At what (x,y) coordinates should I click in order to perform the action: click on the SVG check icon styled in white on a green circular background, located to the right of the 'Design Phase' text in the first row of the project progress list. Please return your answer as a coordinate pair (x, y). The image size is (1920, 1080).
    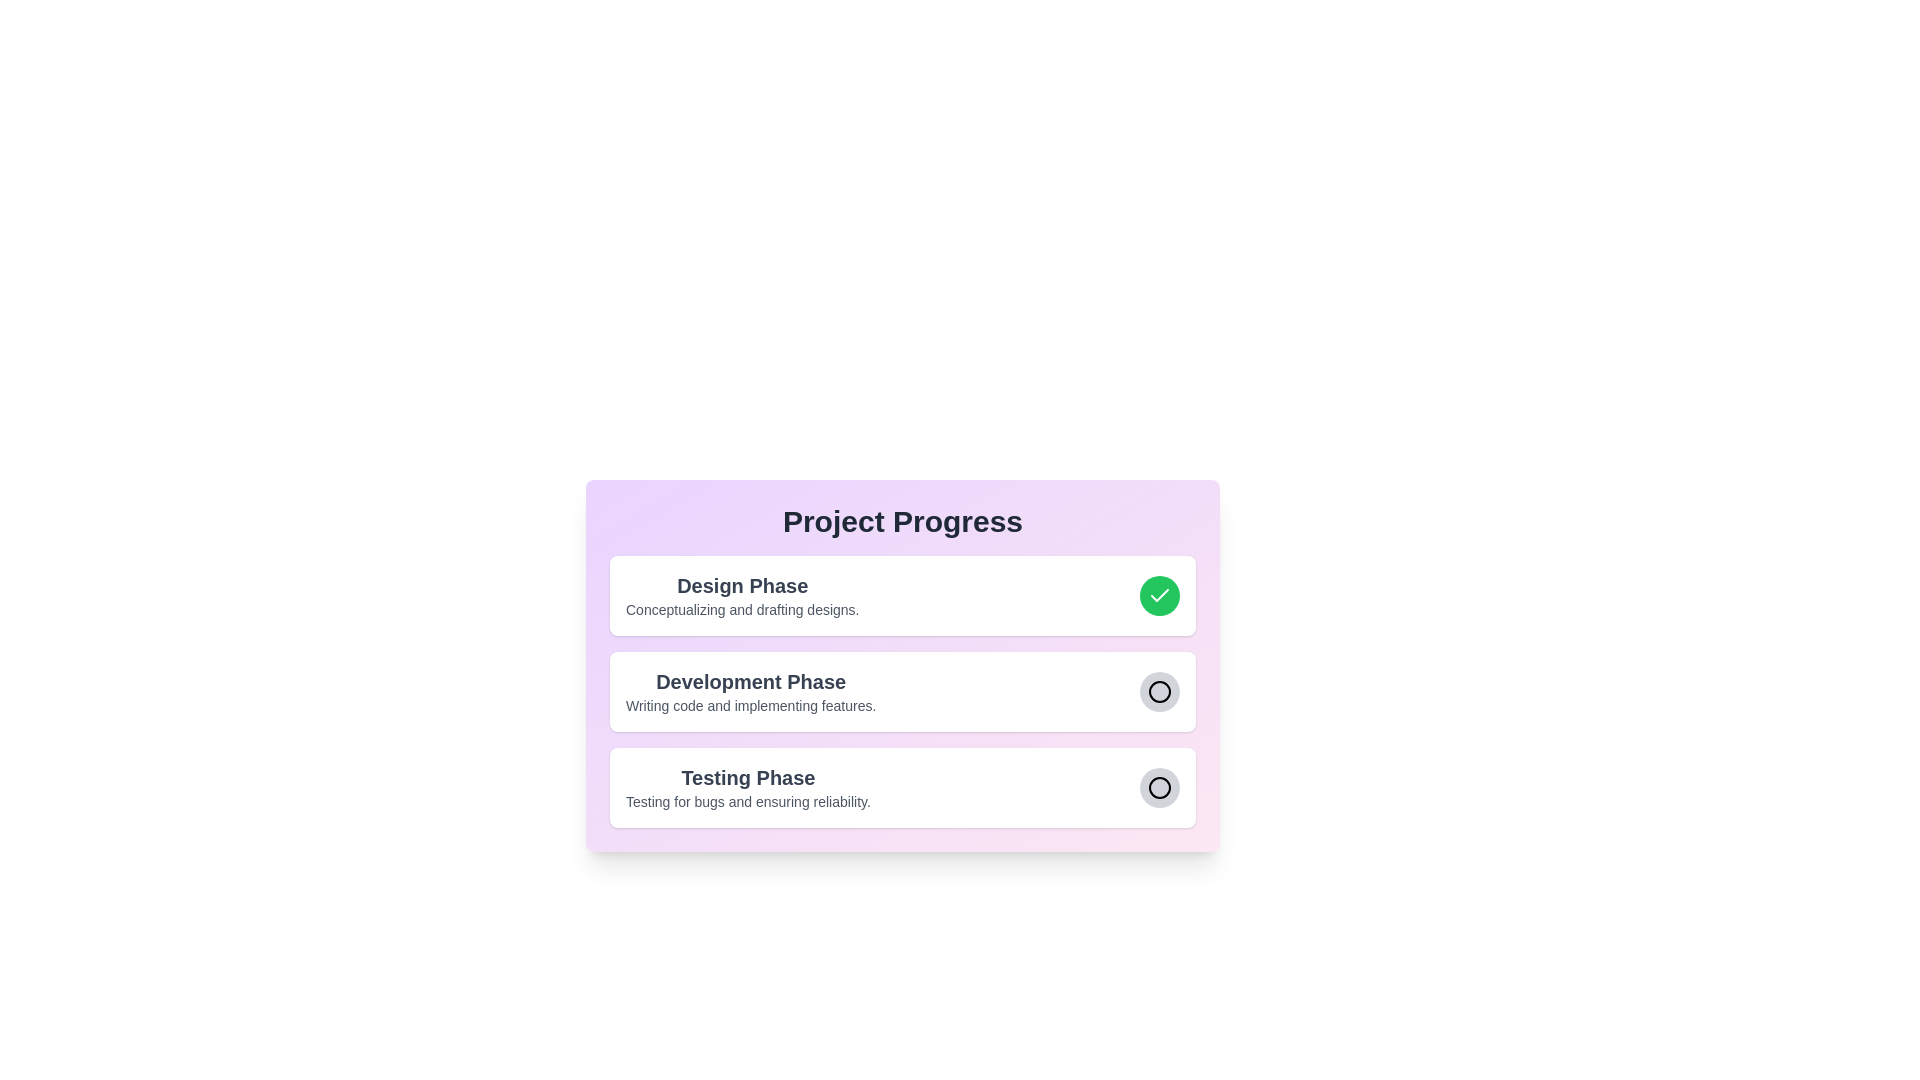
    Looking at the image, I should click on (1160, 595).